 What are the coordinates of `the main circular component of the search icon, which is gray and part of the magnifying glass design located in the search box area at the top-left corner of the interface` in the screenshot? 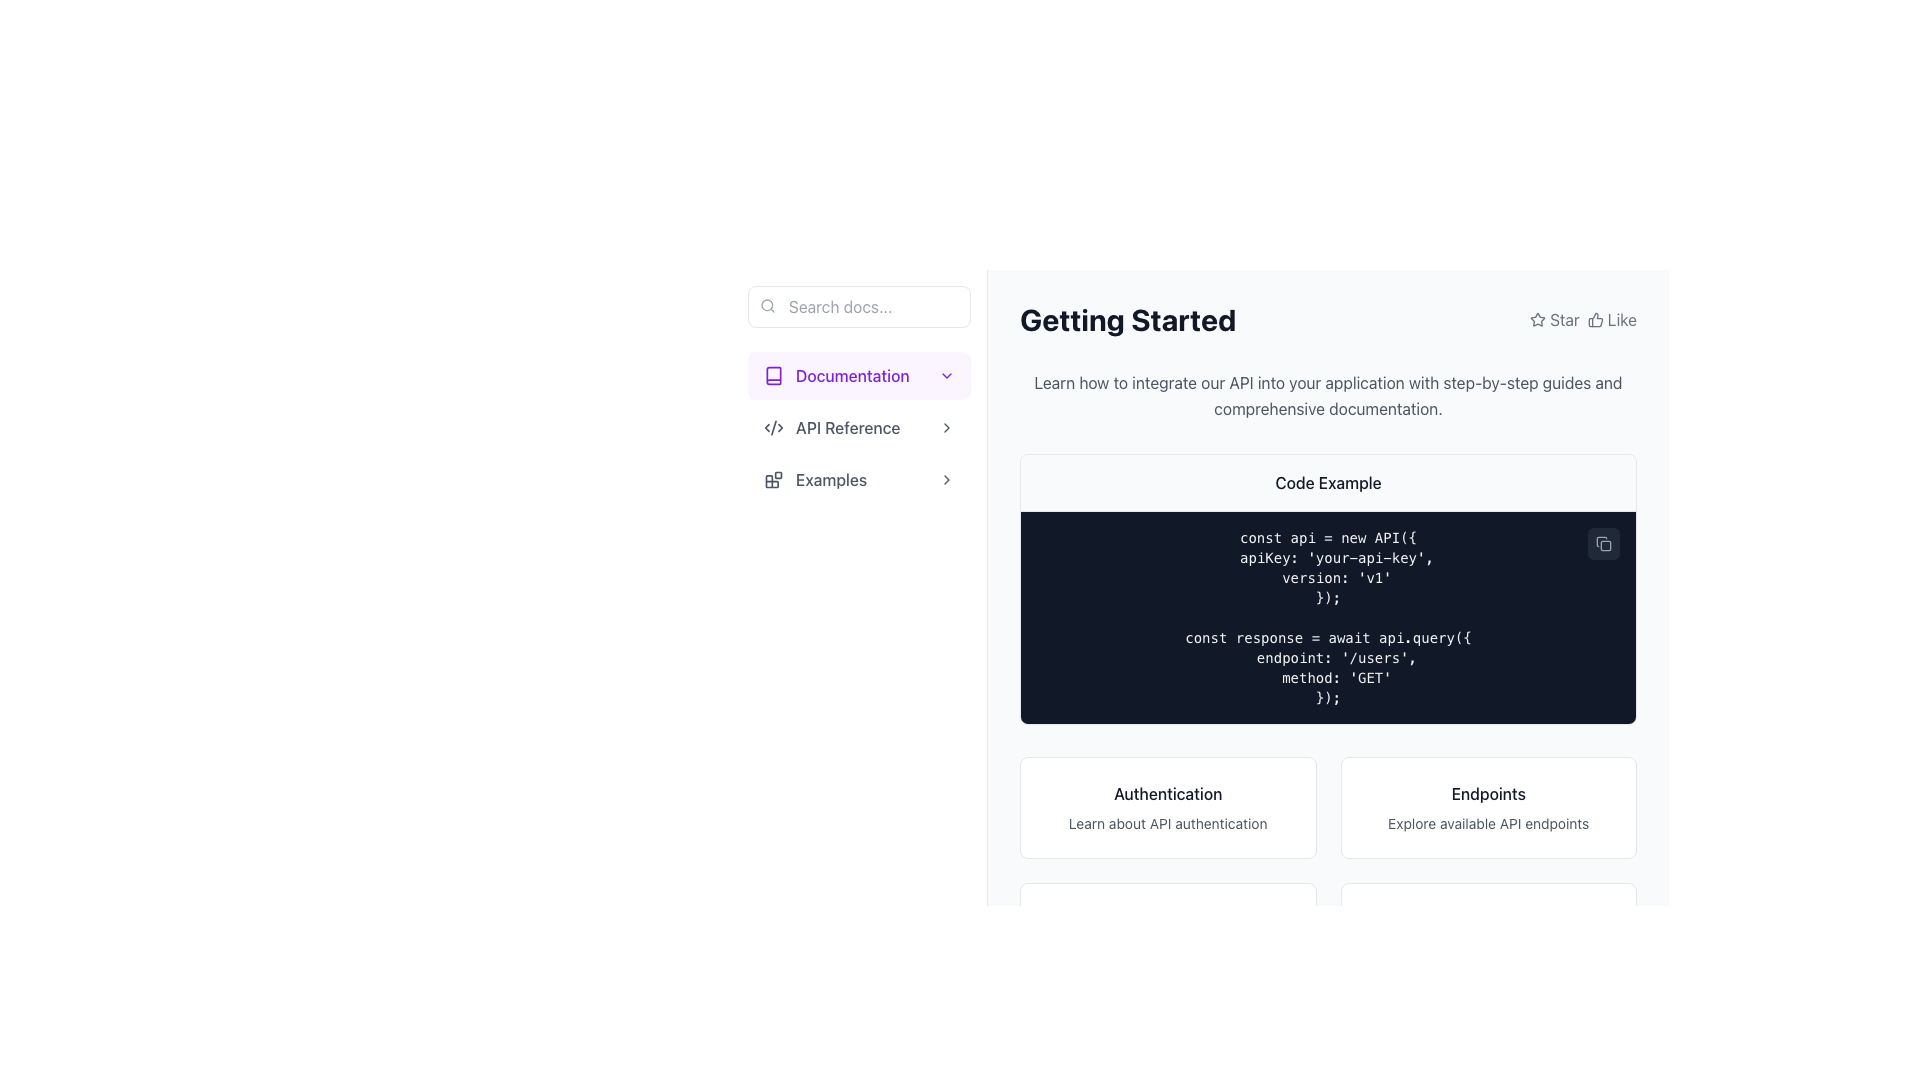 It's located at (766, 305).